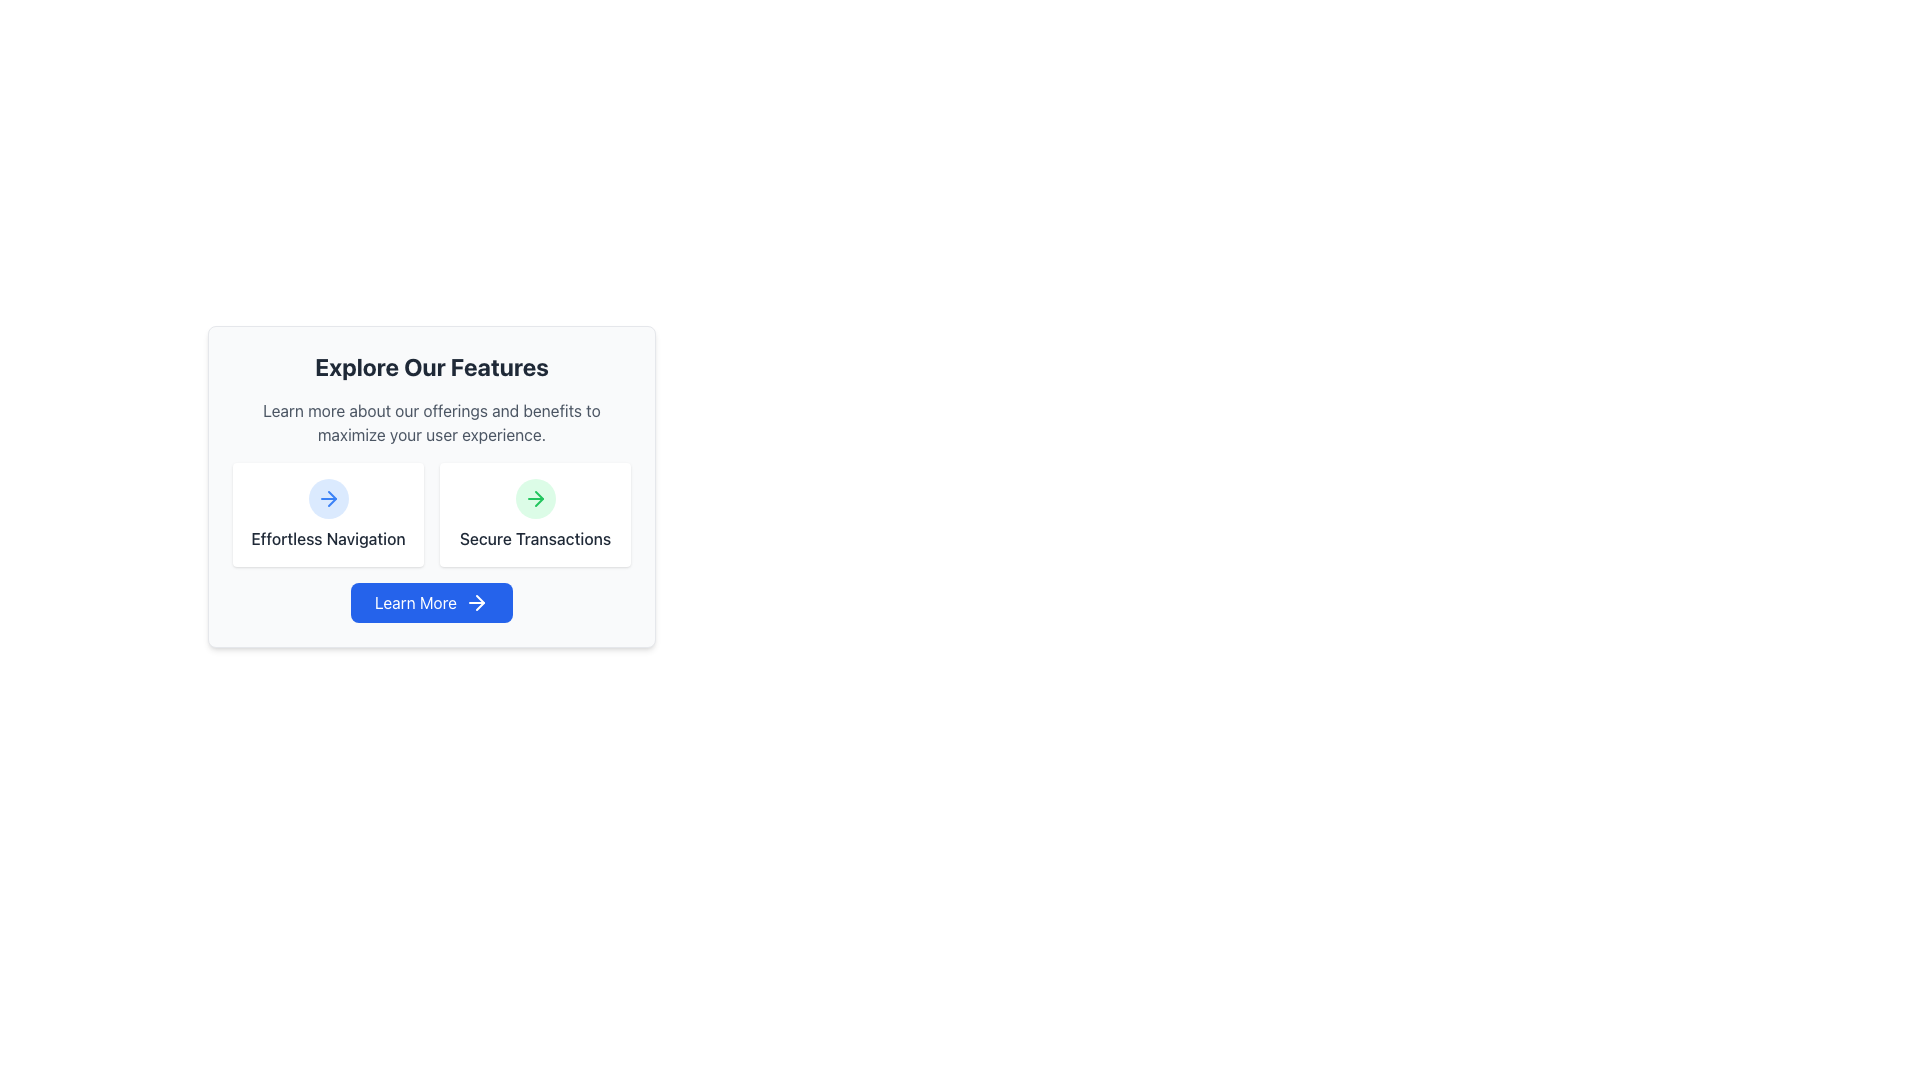 This screenshot has height=1080, width=1920. What do you see at coordinates (538, 497) in the screenshot?
I see `the arrow icon in the 'Learn More' button located at the bottom center of the 'Explore Our Features' card` at bounding box center [538, 497].